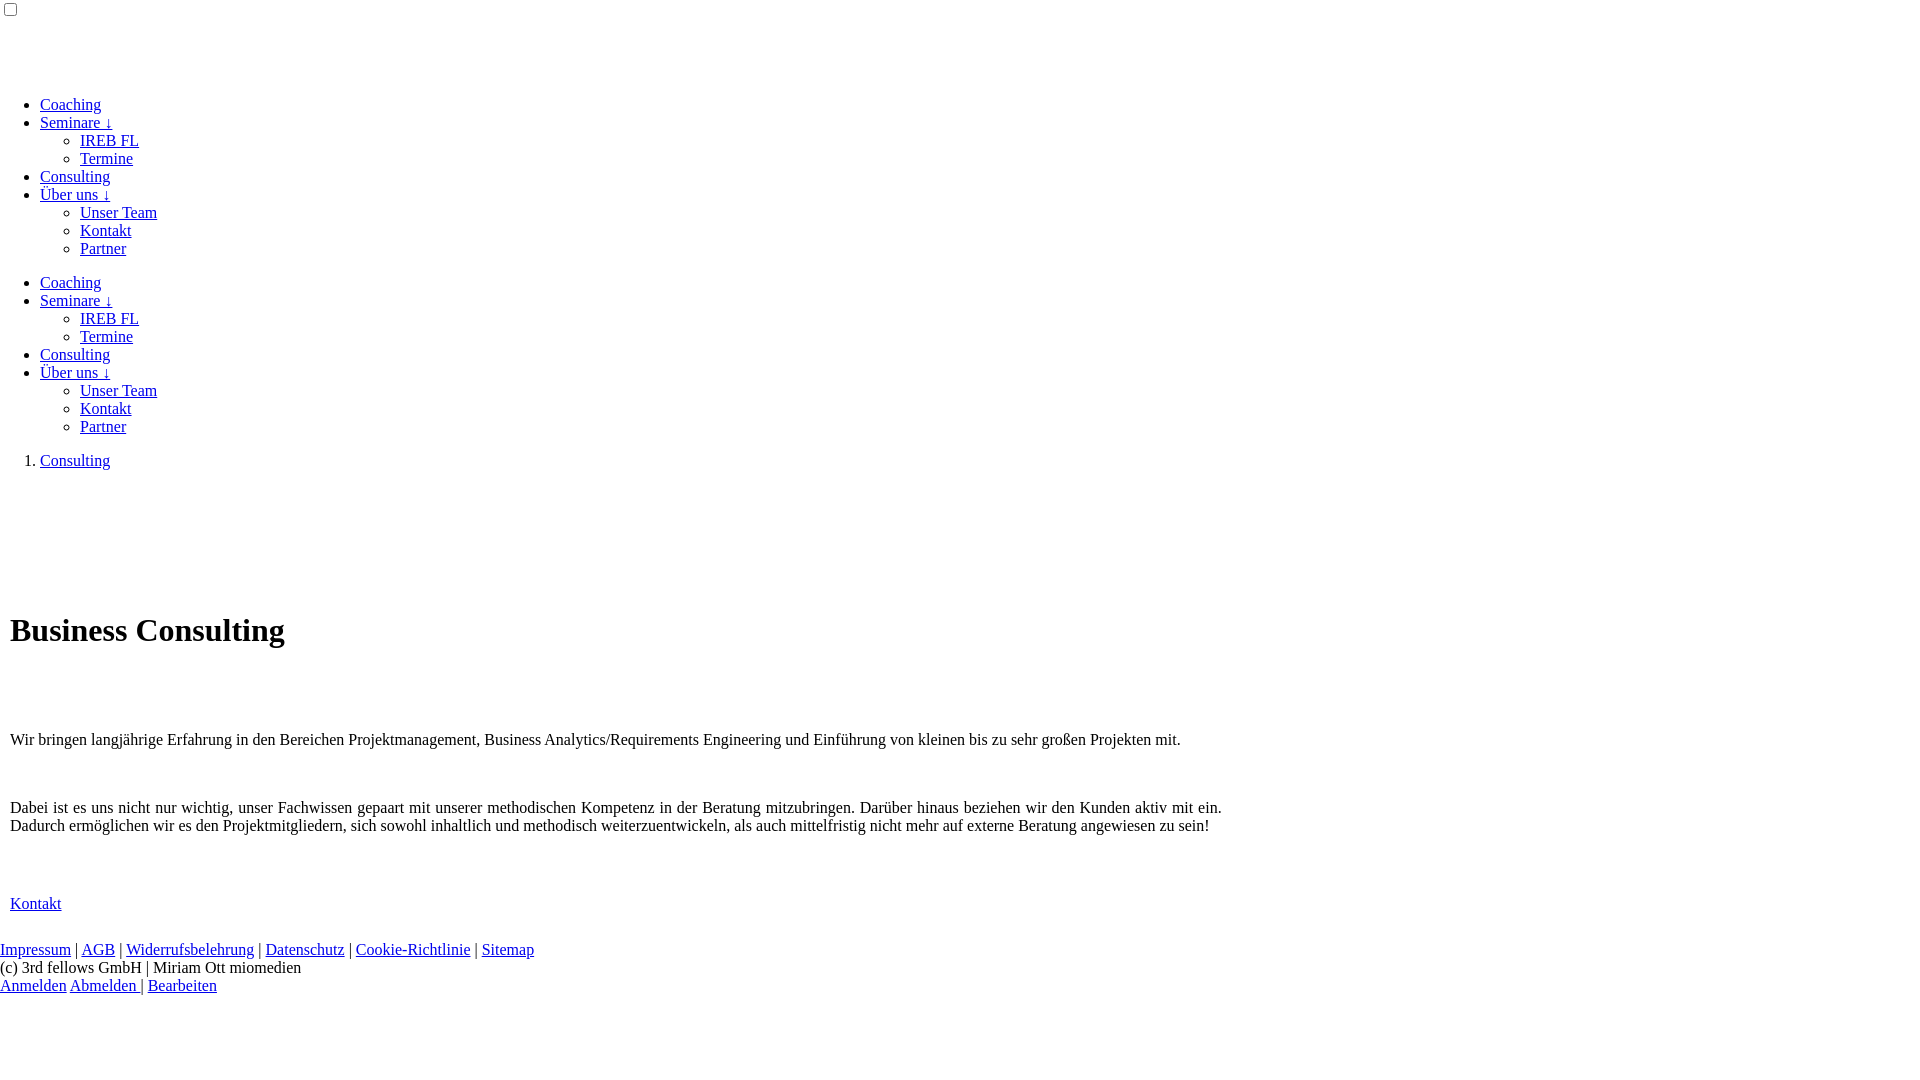  What do you see at coordinates (412, 948) in the screenshot?
I see `'Cookie-Richtlinie'` at bounding box center [412, 948].